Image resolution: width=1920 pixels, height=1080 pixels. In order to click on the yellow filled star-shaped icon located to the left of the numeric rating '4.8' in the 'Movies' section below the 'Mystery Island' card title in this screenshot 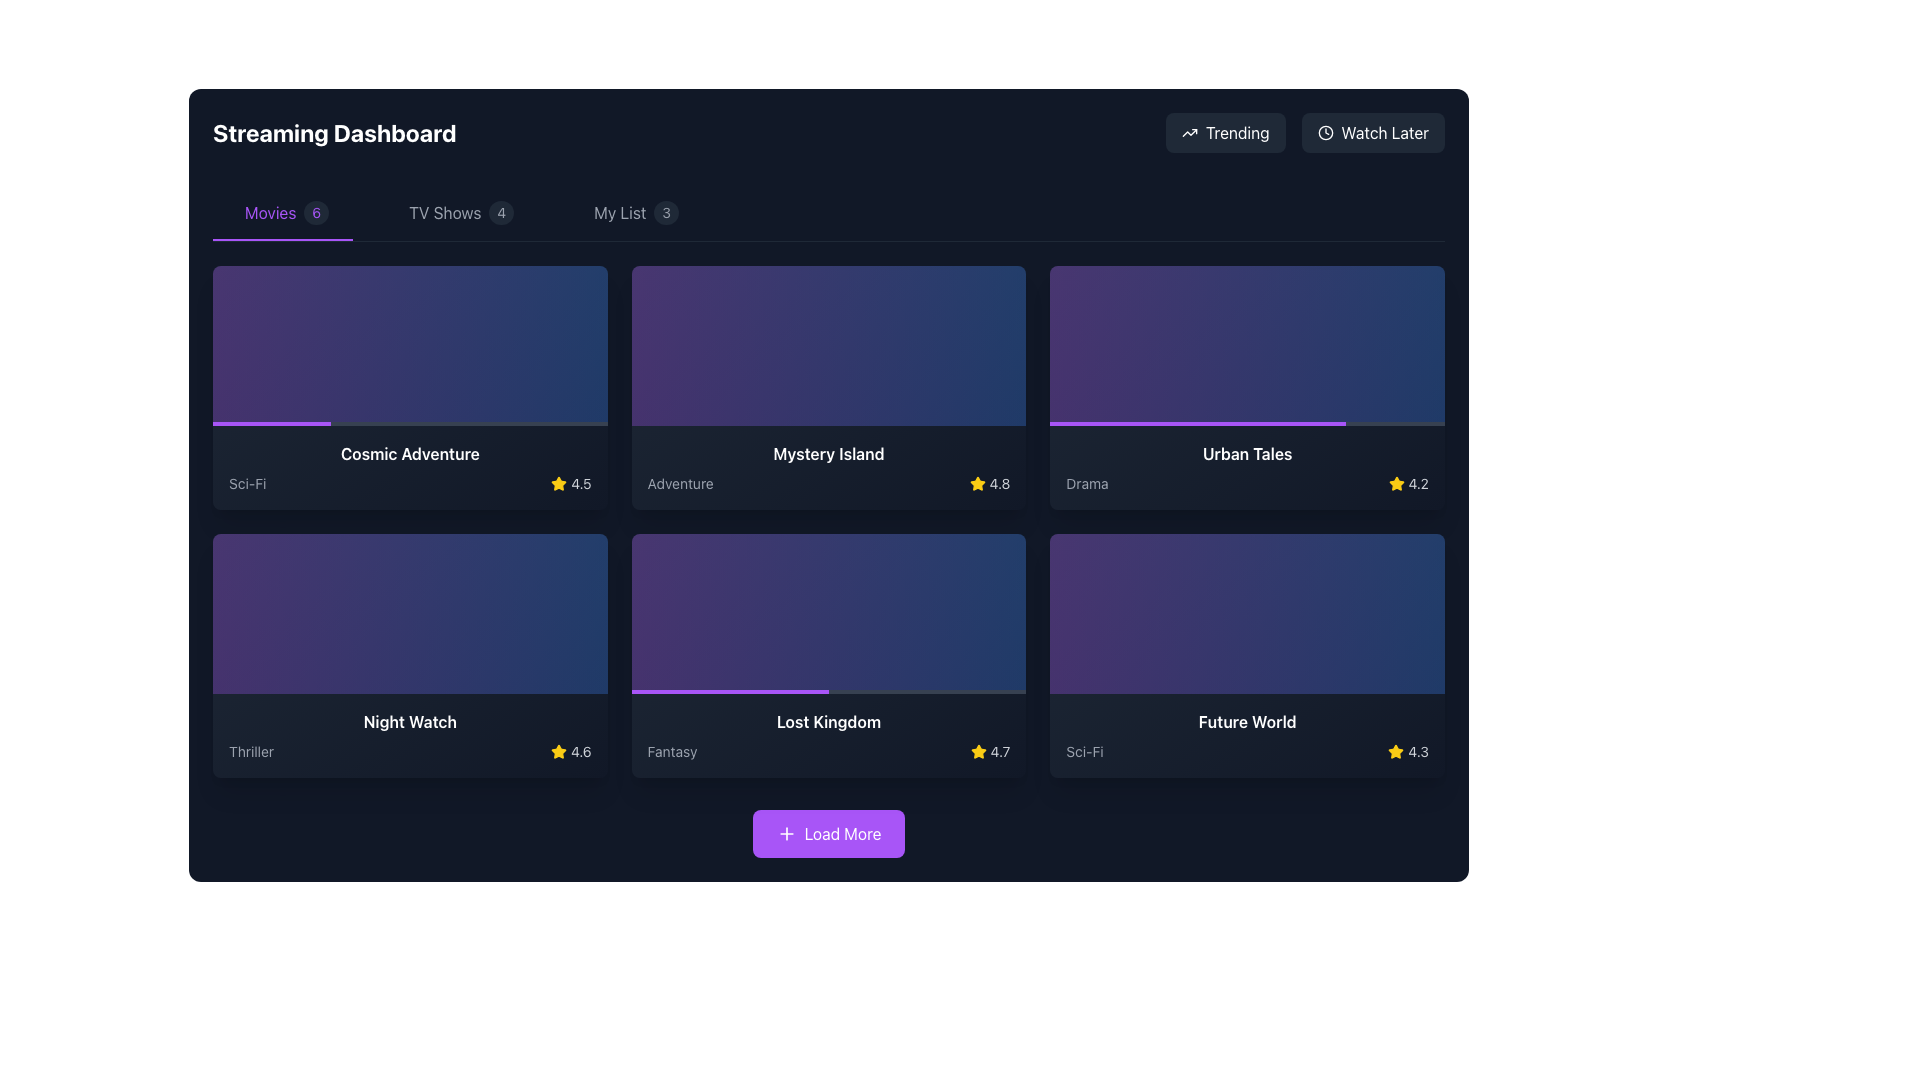, I will do `click(977, 483)`.